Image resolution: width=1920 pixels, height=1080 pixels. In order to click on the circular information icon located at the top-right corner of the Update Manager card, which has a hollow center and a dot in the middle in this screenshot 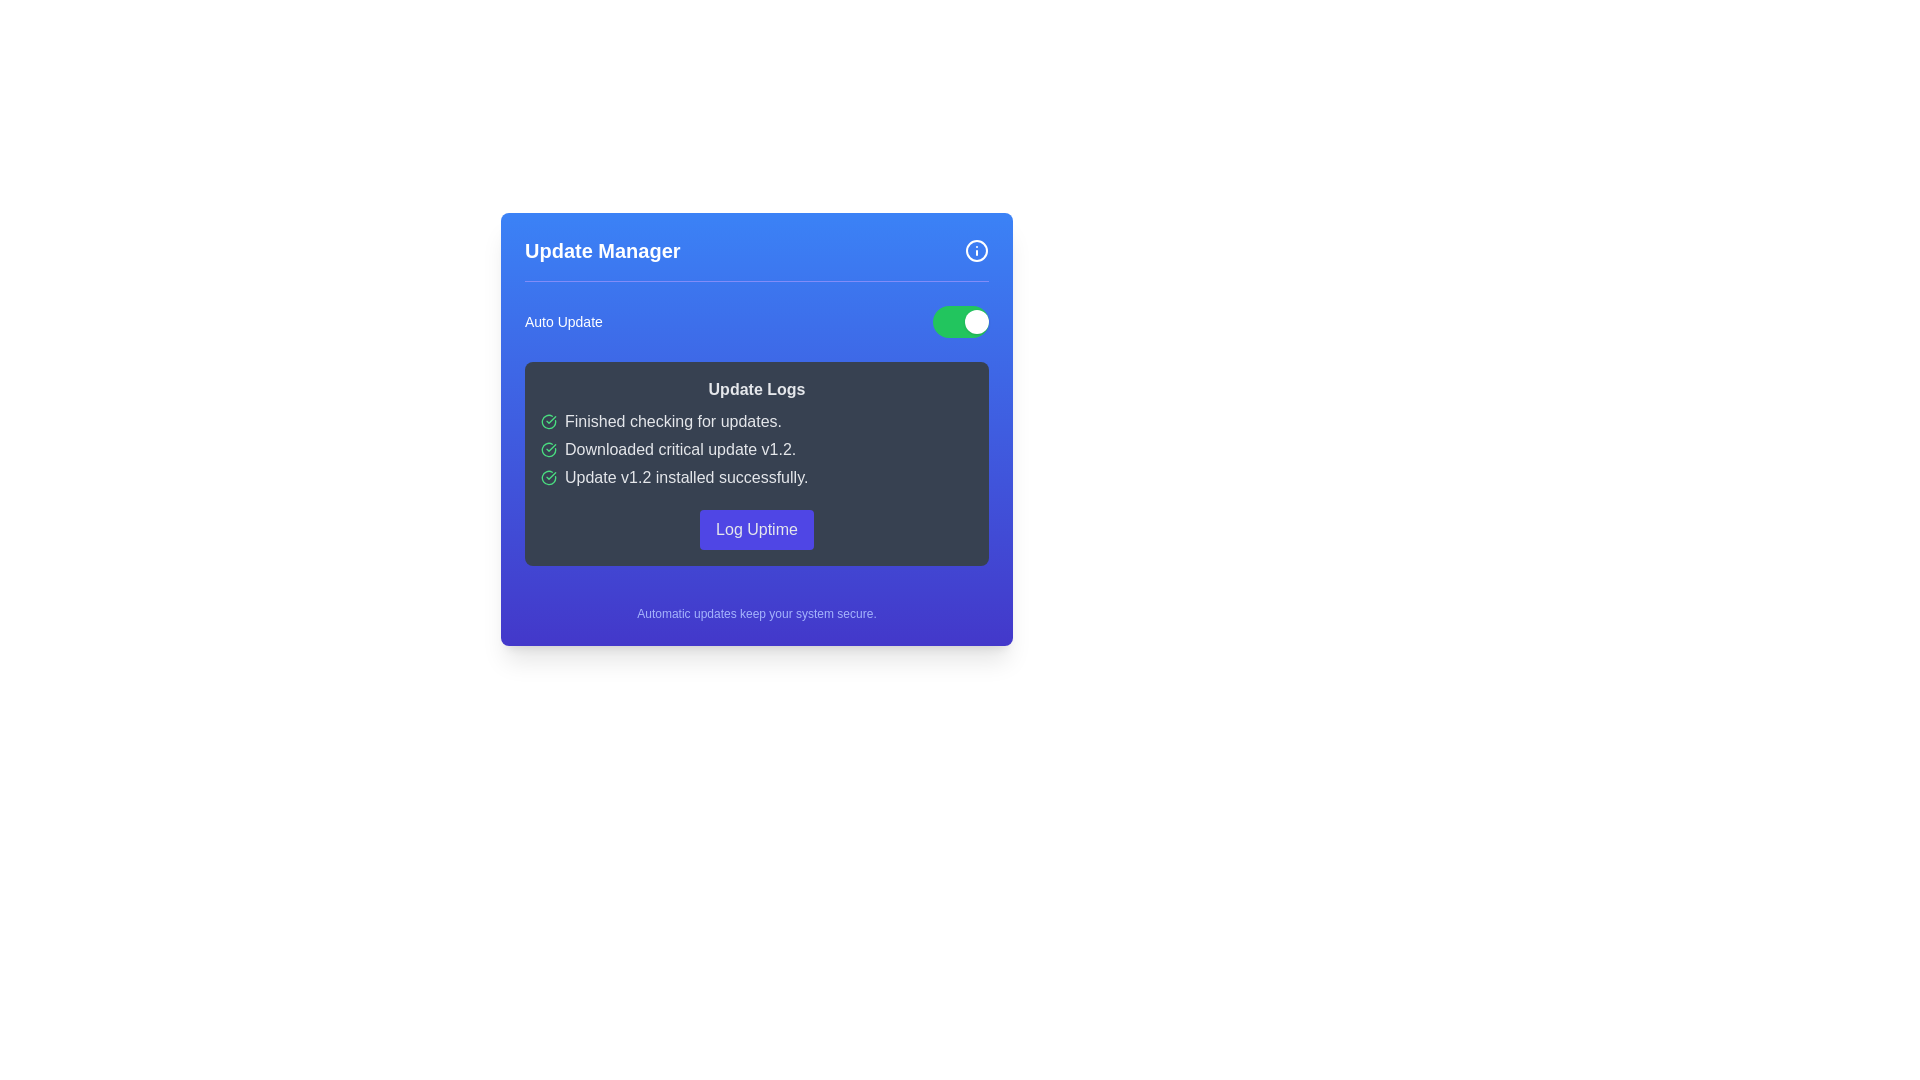, I will do `click(977, 249)`.